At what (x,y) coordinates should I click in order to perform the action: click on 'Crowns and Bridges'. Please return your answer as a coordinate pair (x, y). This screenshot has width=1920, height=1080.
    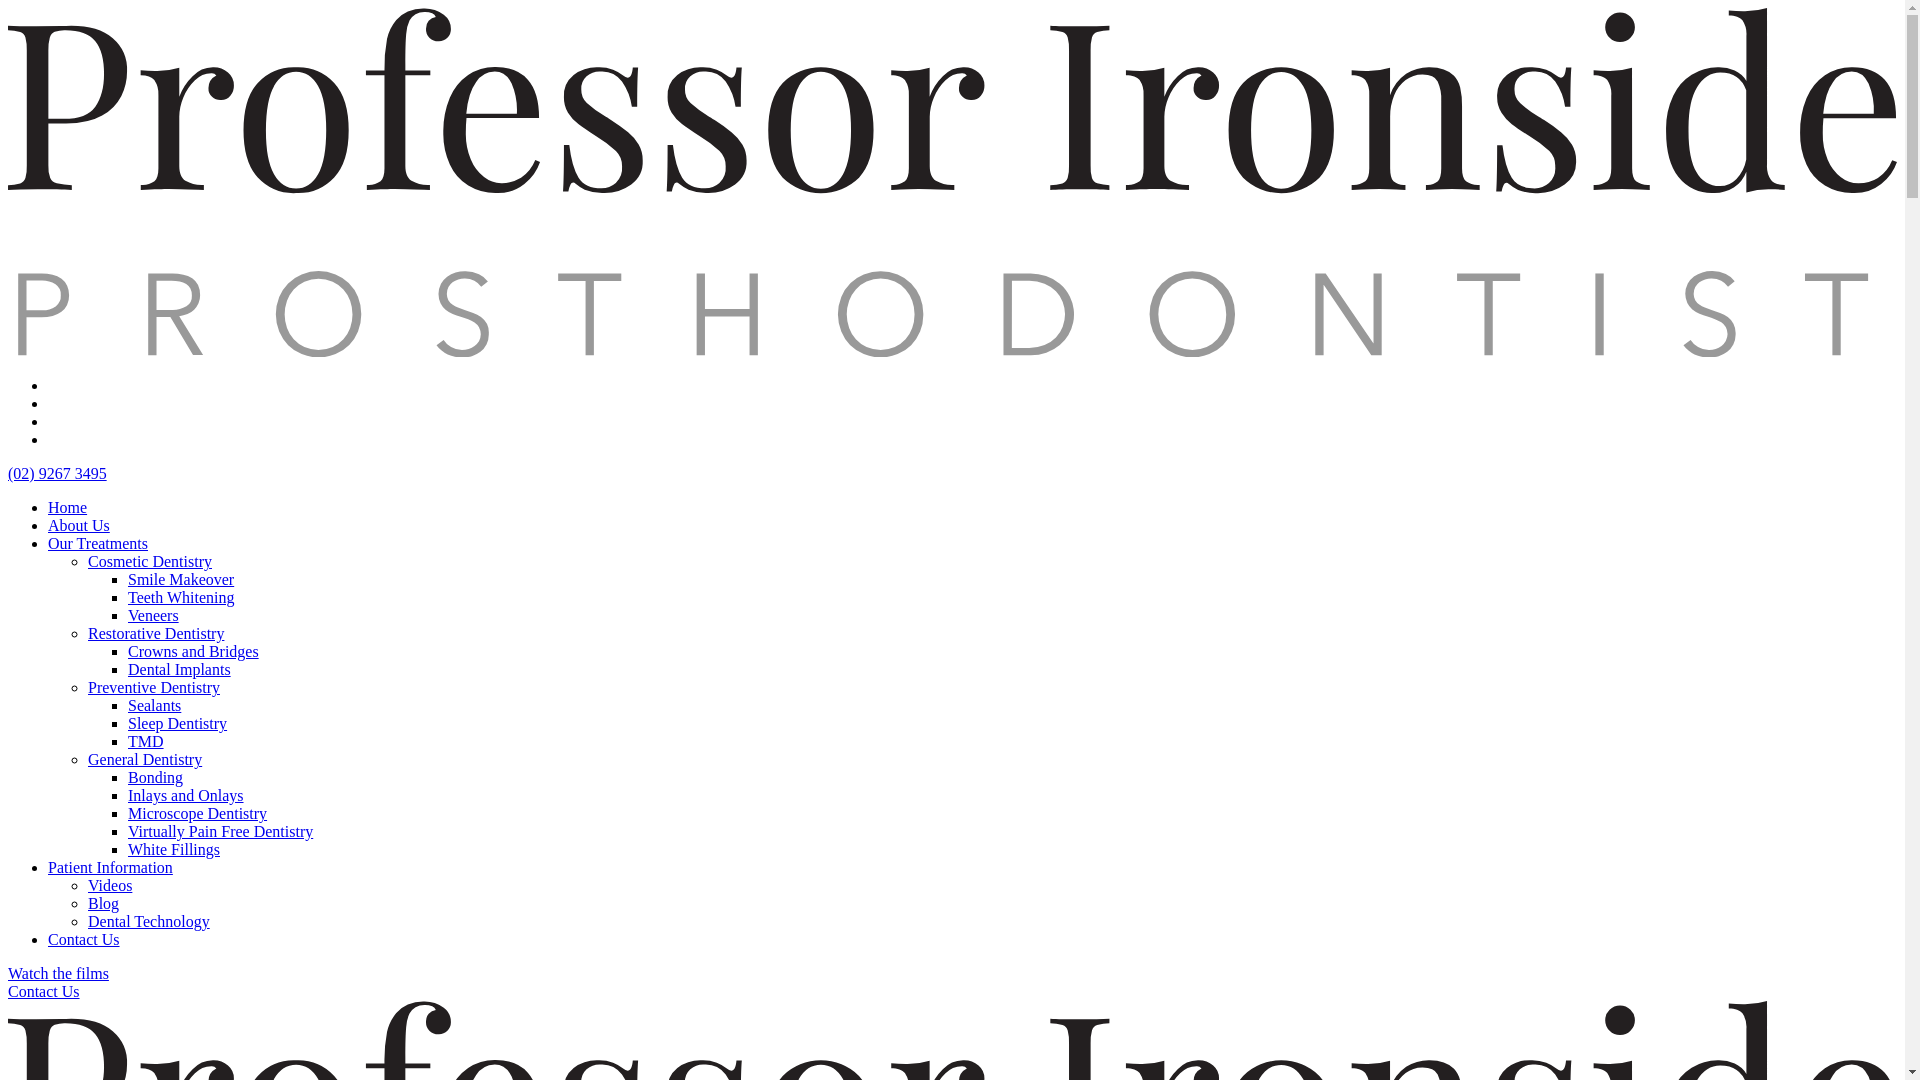
    Looking at the image, I should click on (193, 651).